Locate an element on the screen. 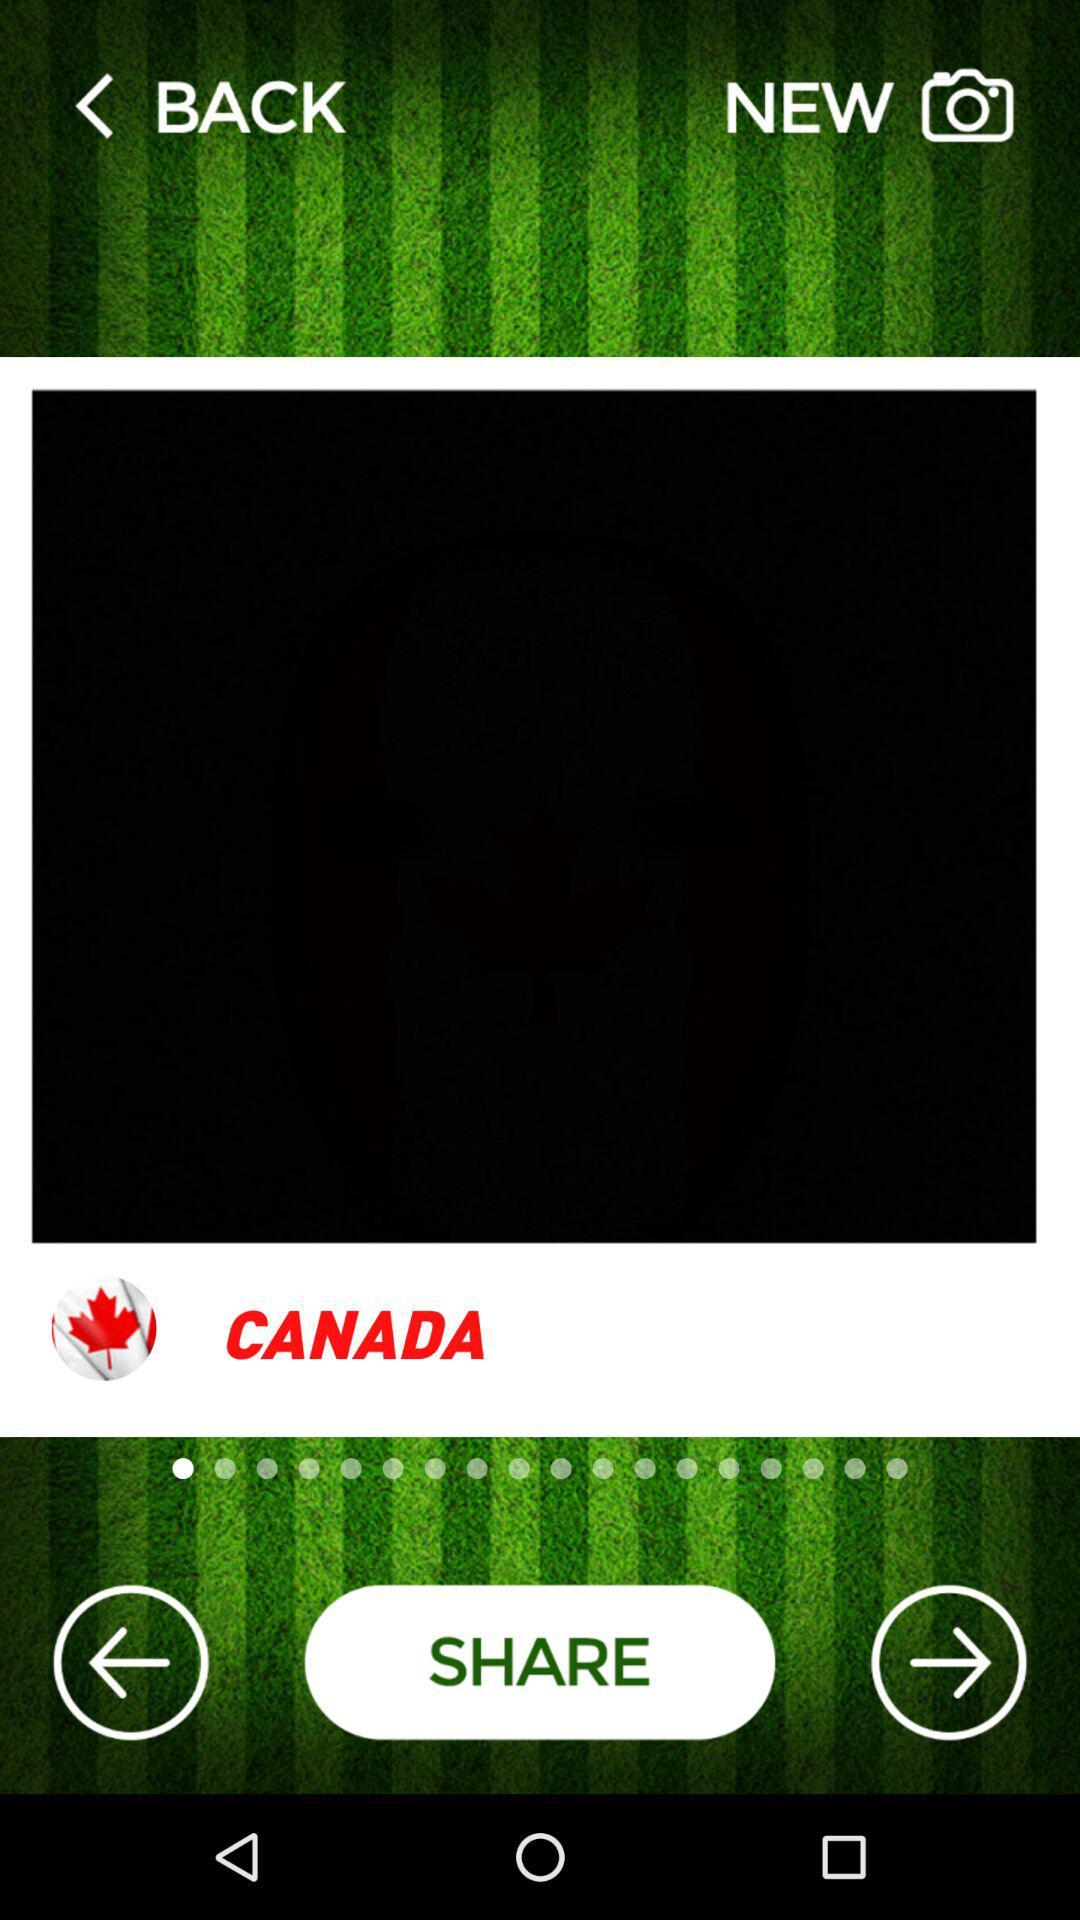  go back is located at coordinates (131, 1662).